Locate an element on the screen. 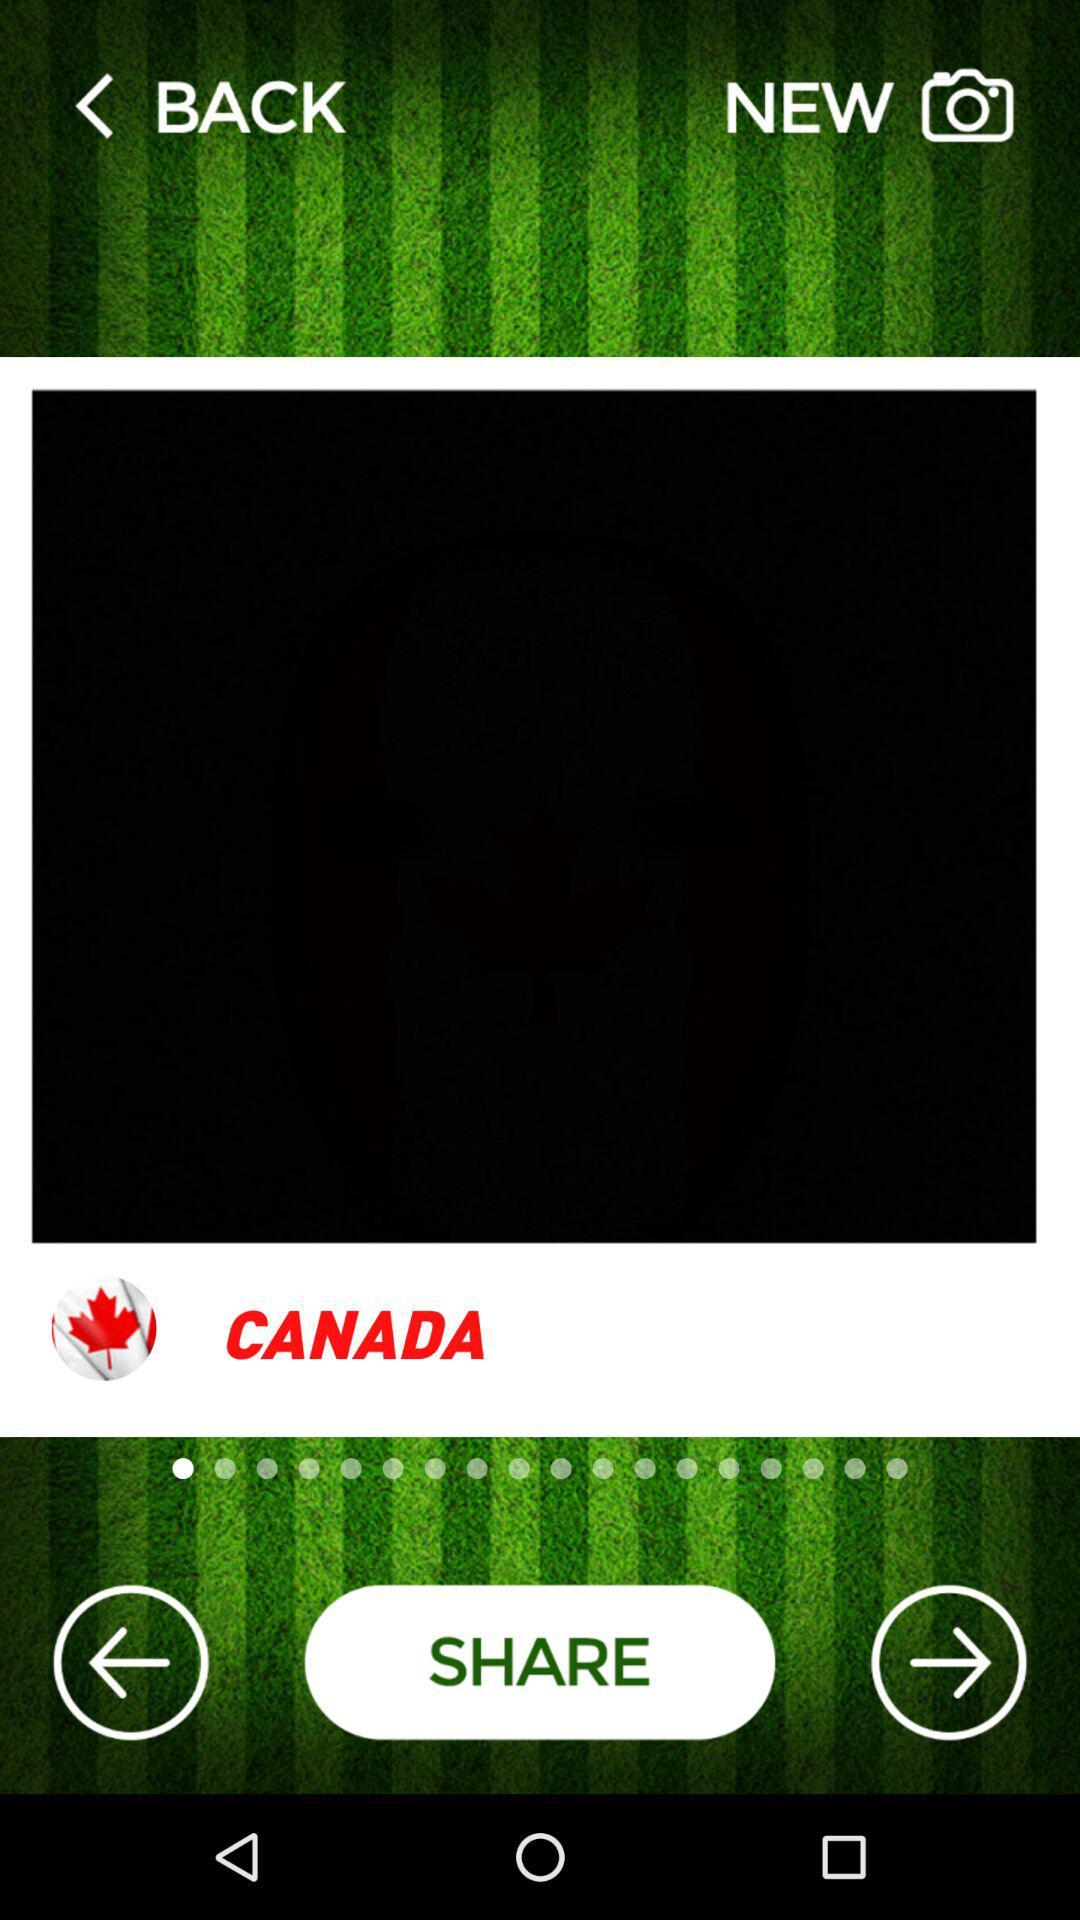  go back is located at coordinates (131, 1662).